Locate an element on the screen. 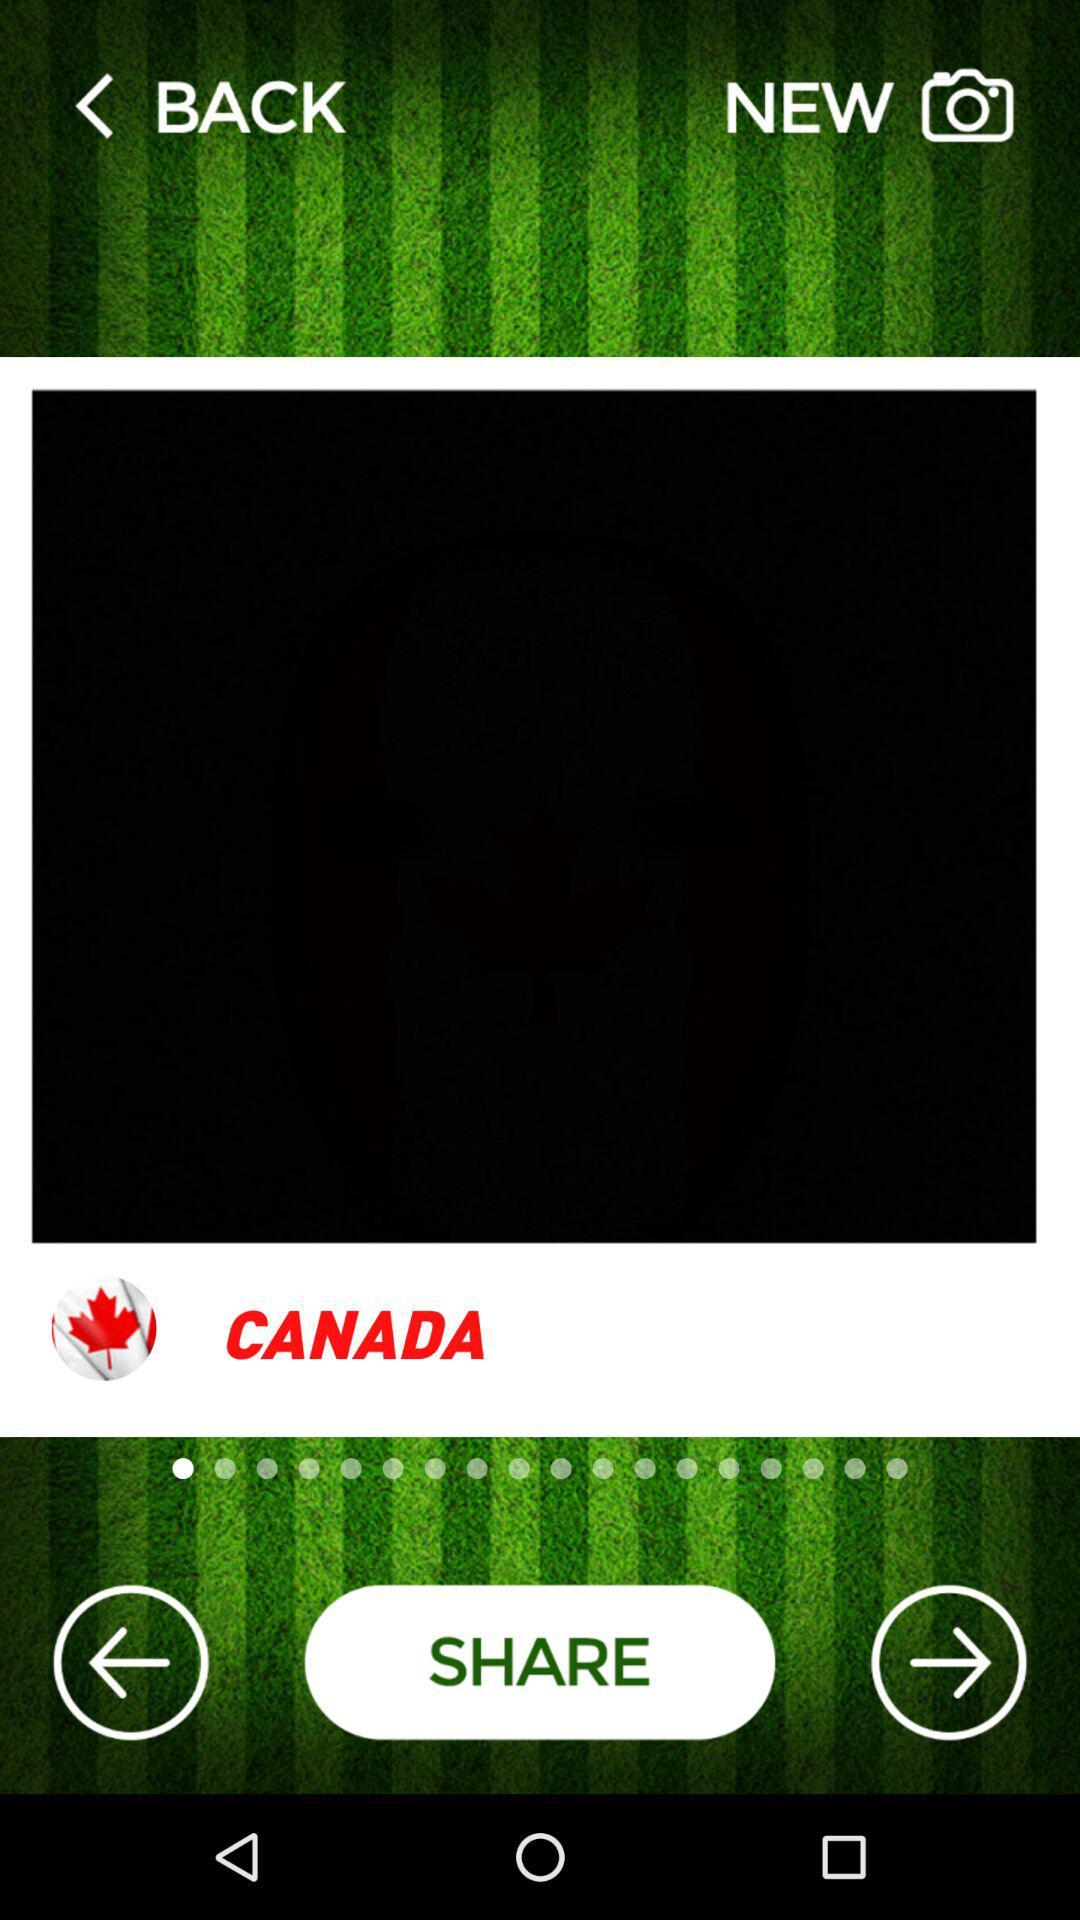  go back is located at coordinates (131, 1662).